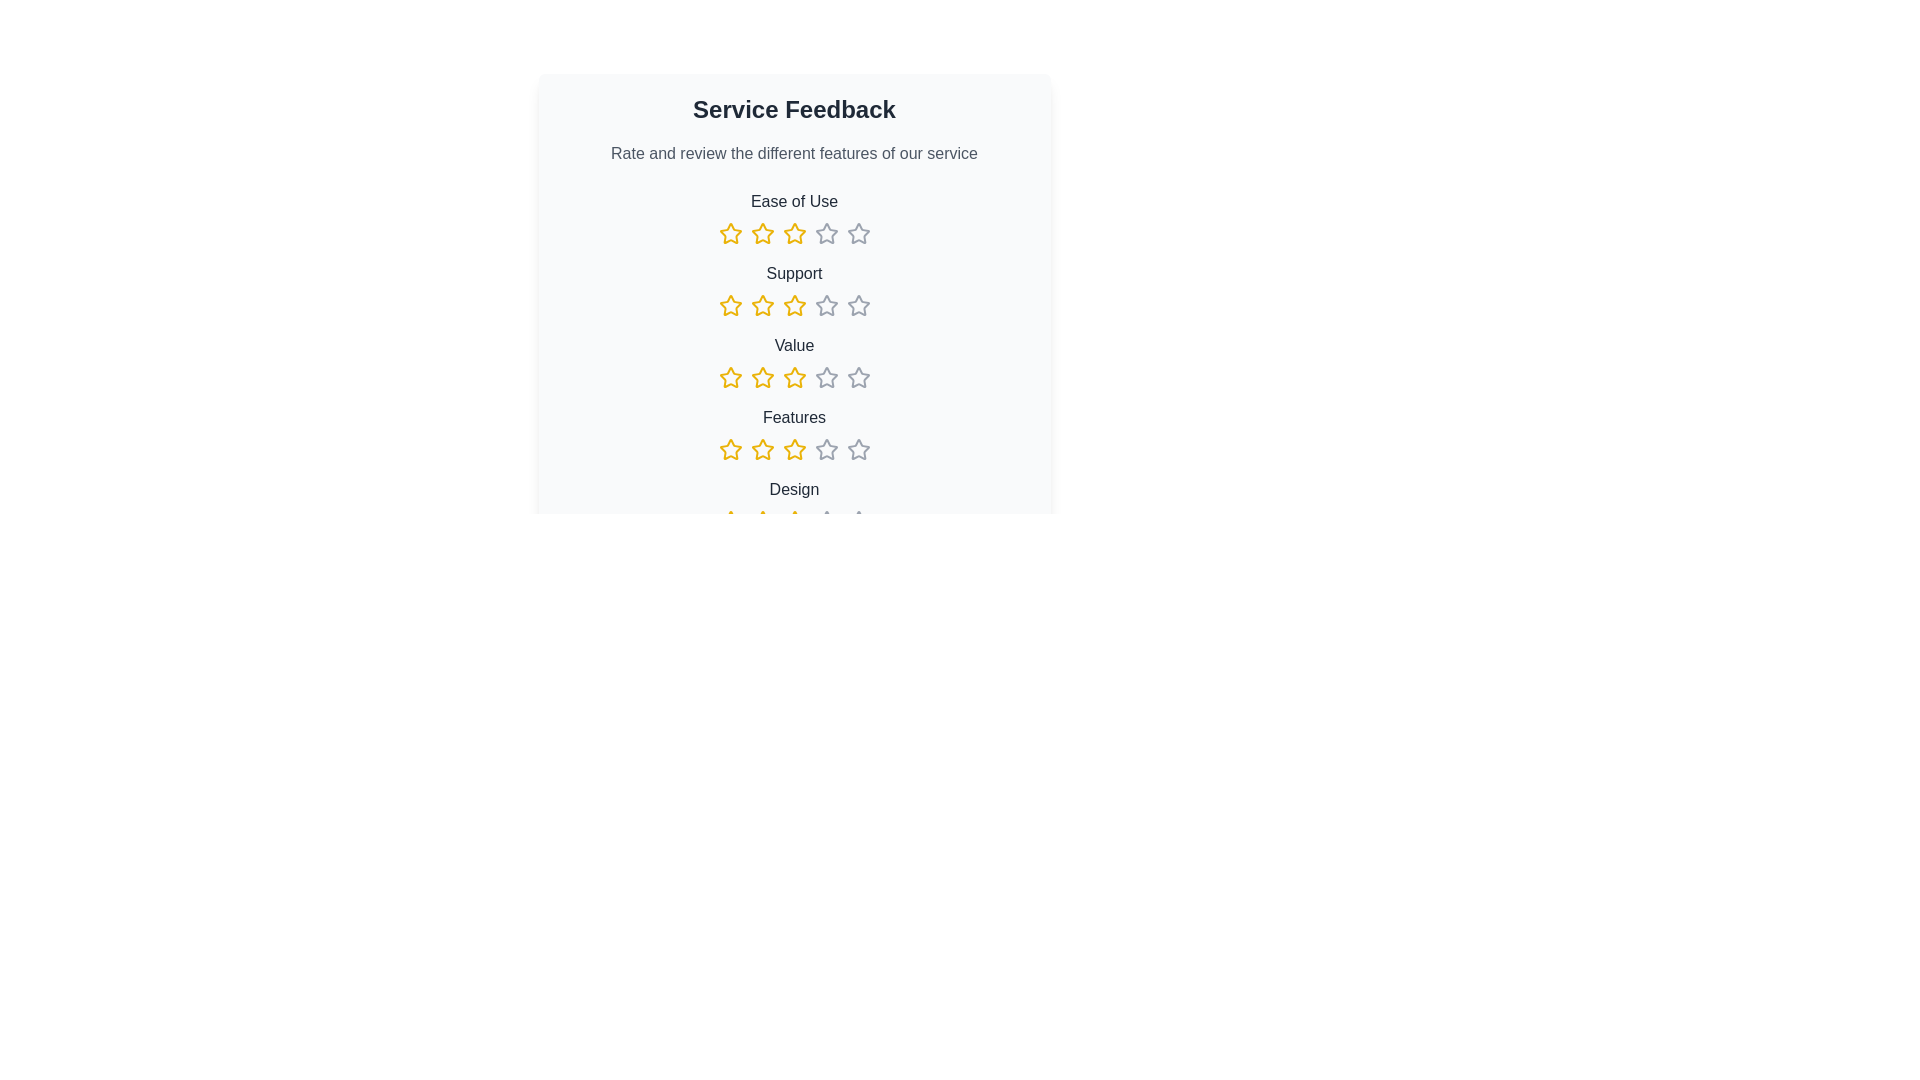  What do you see at coordinates (858, 447) in the screenshot?
I see `the last gray outlined star icon in the rating system under the 'Features' label to assign a rating` at bounding box center [858, 447].